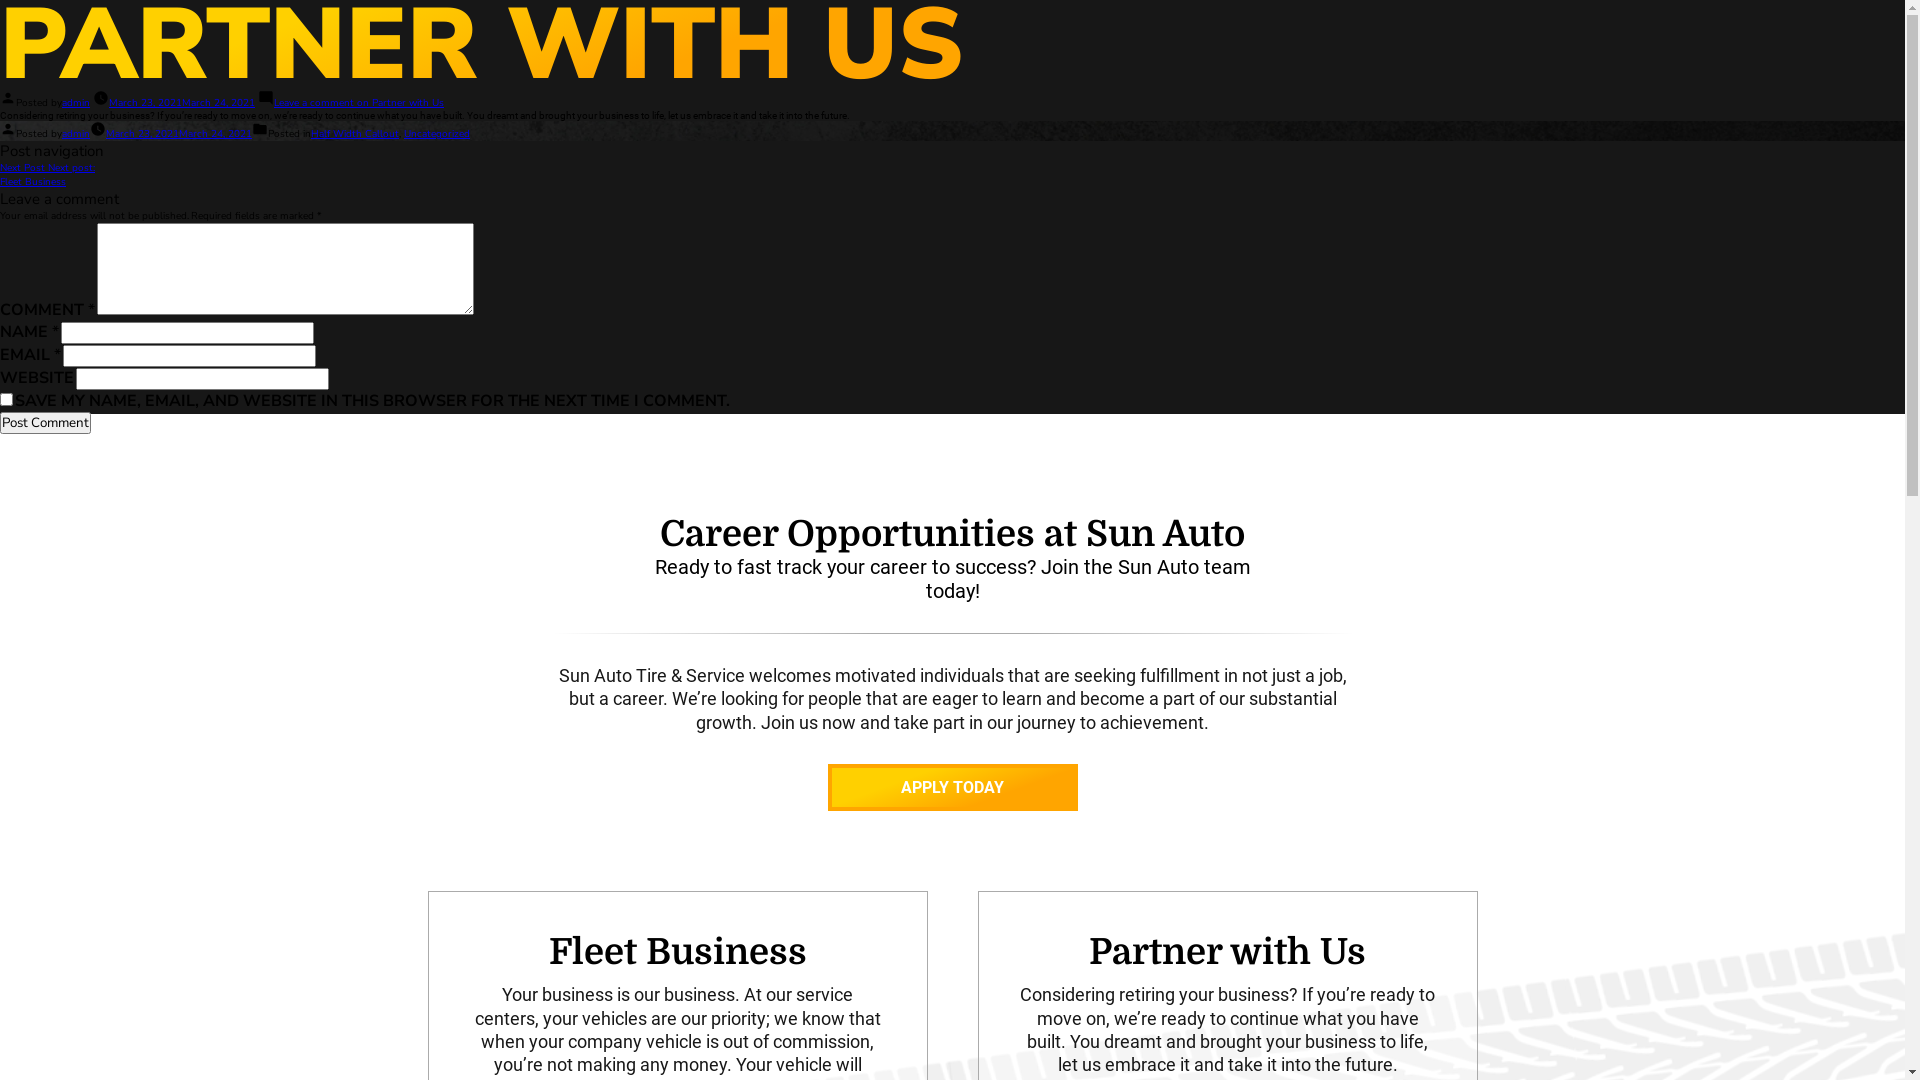 The image size is (1920, 1080). What do you see at coordinates (45, 422) in the screenshot?
I see `'Post Comment'` at bounding box center [45, 422].